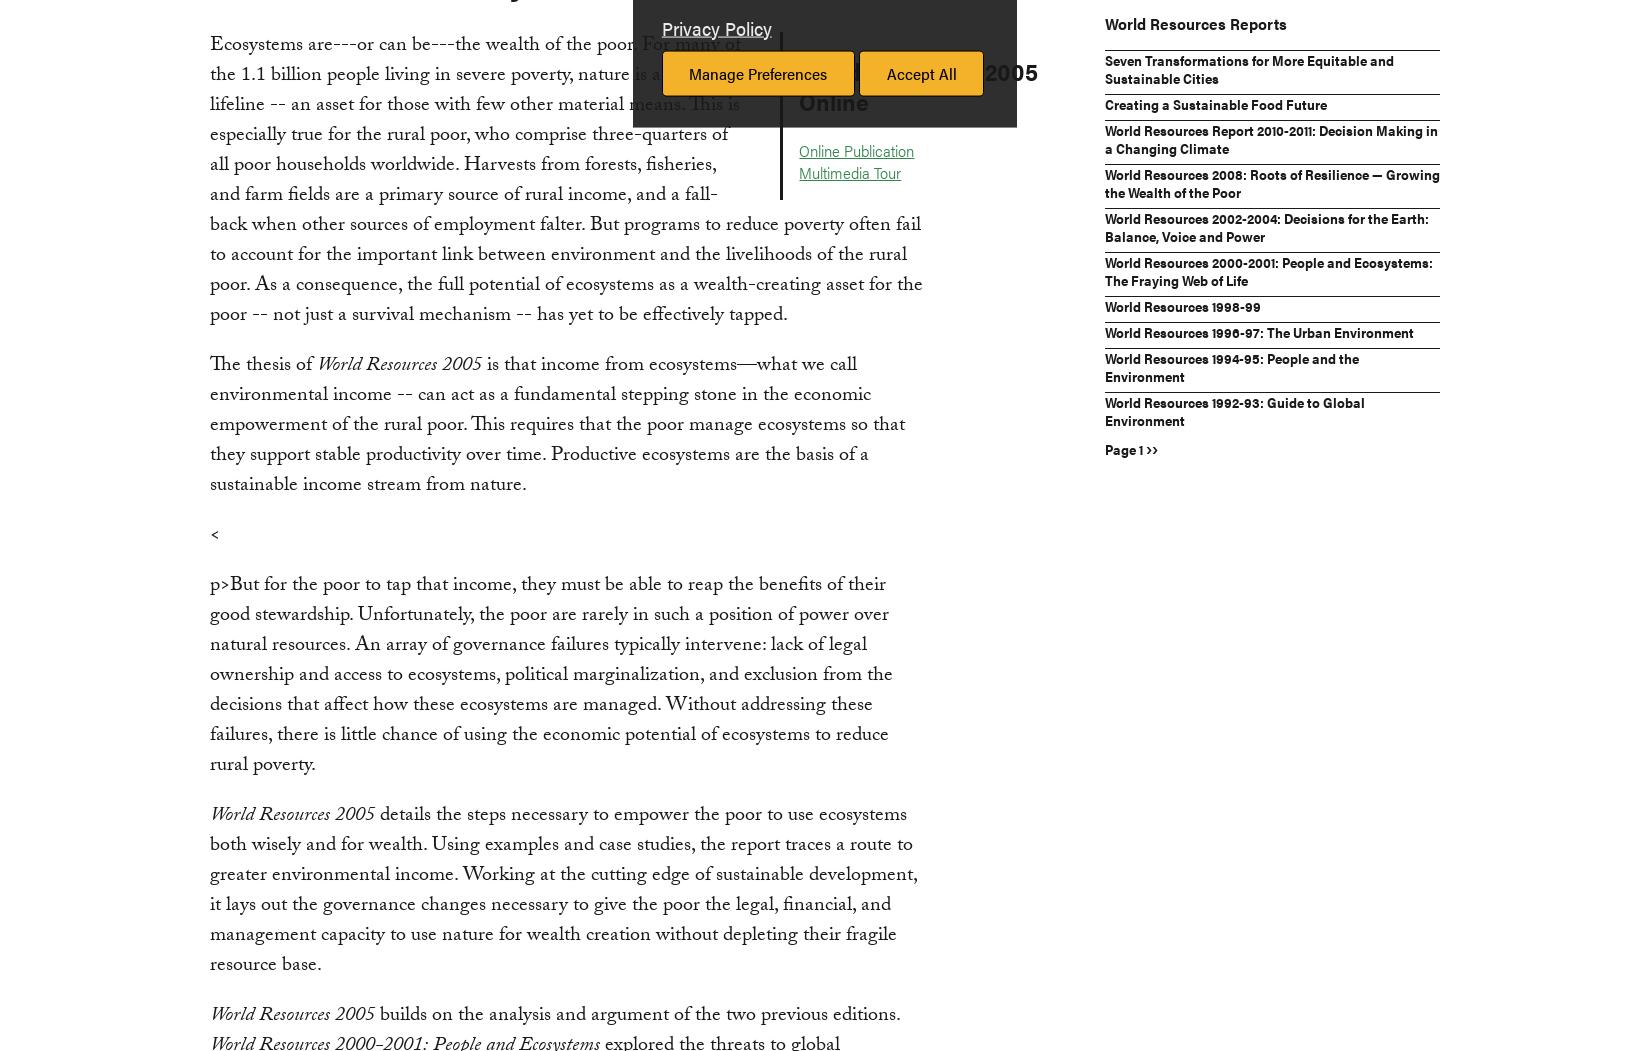  Describe the element at coordinates (262, 364) in the screenshot. I see `'The thesis of'` at that location.